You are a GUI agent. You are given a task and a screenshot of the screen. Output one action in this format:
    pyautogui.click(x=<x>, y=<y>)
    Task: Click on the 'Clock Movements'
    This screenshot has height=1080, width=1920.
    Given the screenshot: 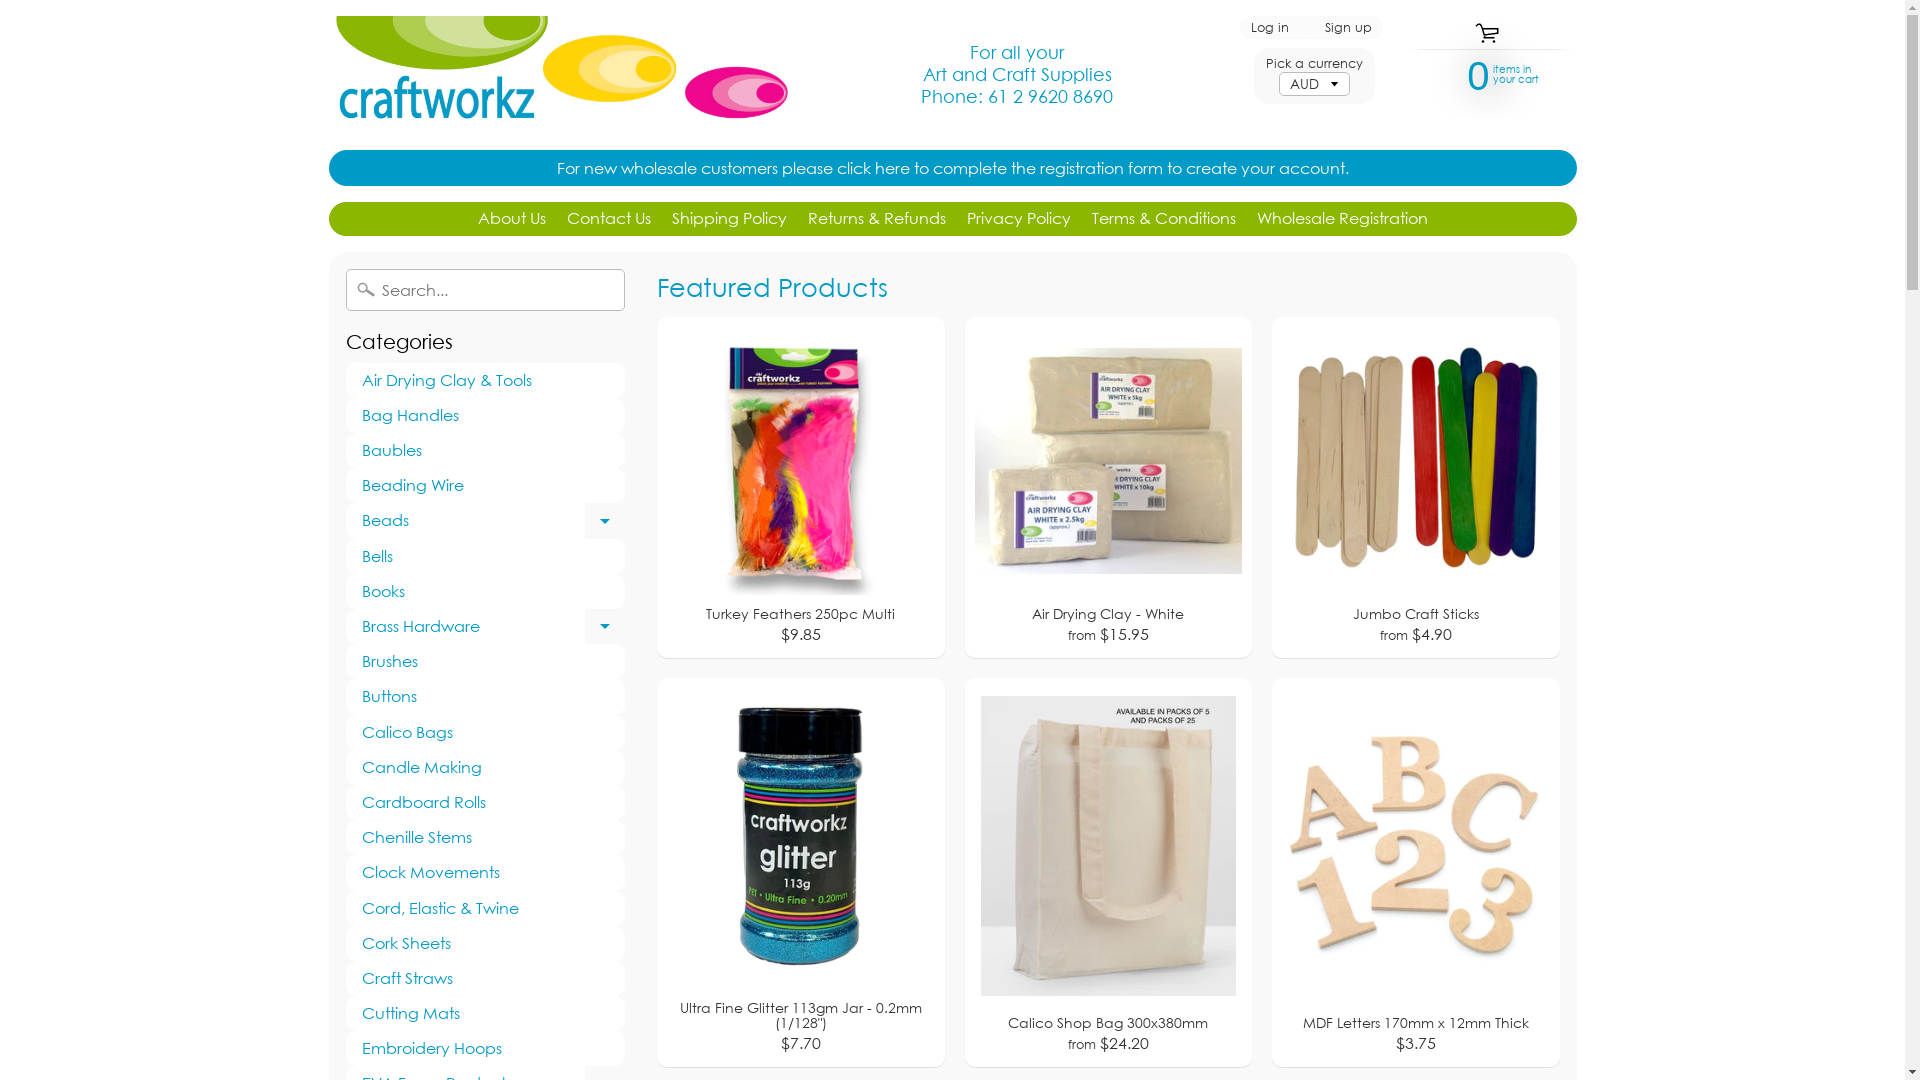 What is the action you would take?
    pyautogui.click(x=485, y=871)
    